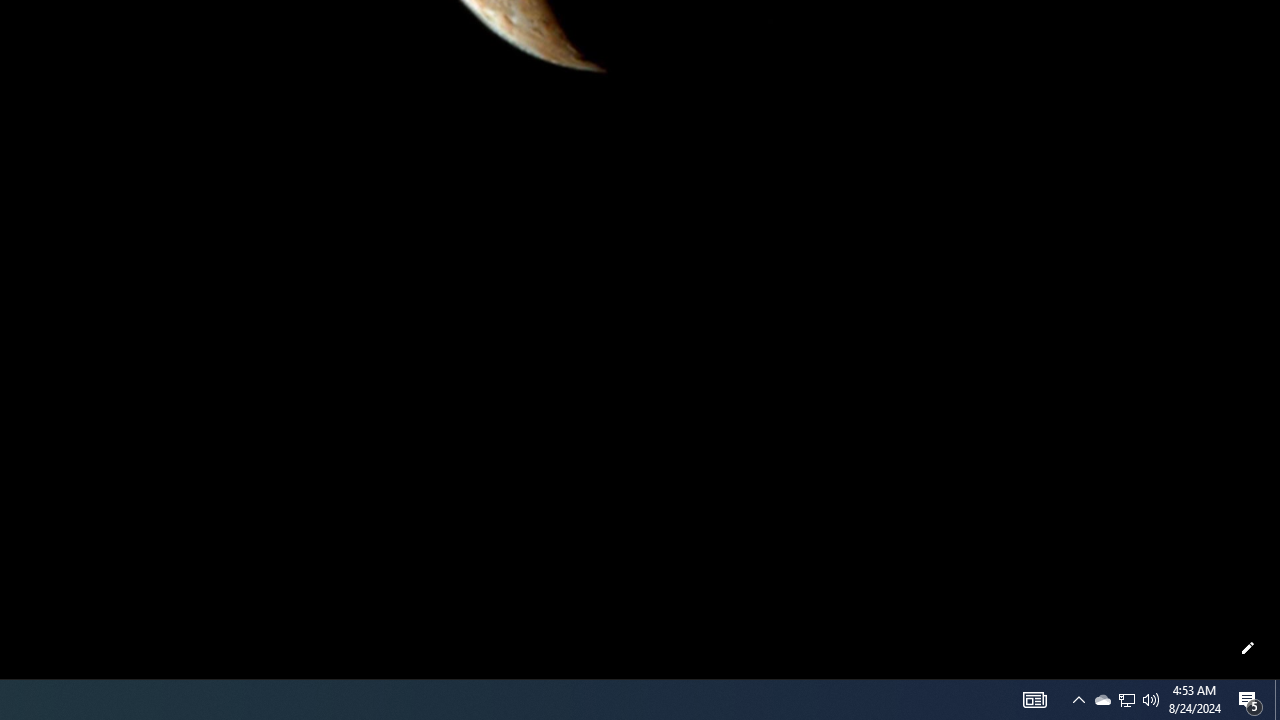  Describe the element at coordinates (1247, 648) in the screenshot. I see `'Customize this page'` at that location.